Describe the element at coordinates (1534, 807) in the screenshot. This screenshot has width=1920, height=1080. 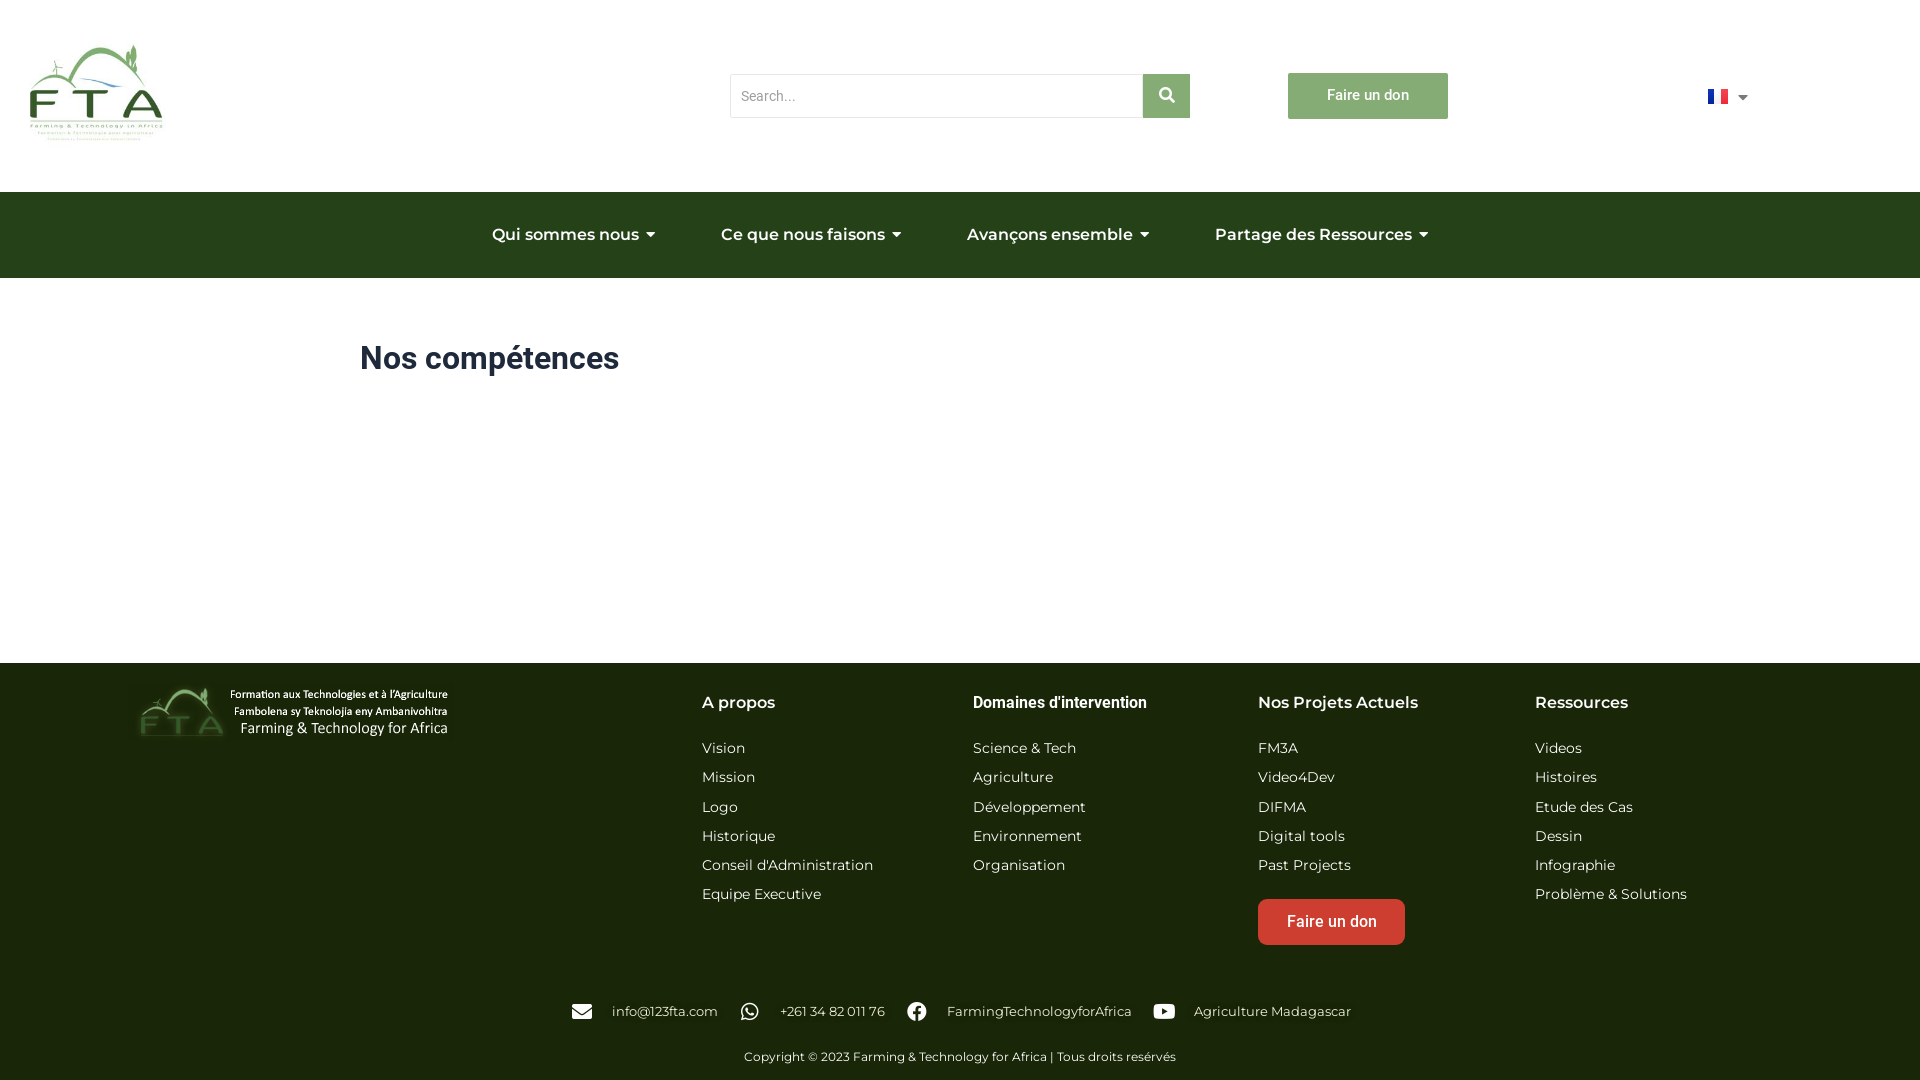
I see `'Etude des Cas'` at that location.